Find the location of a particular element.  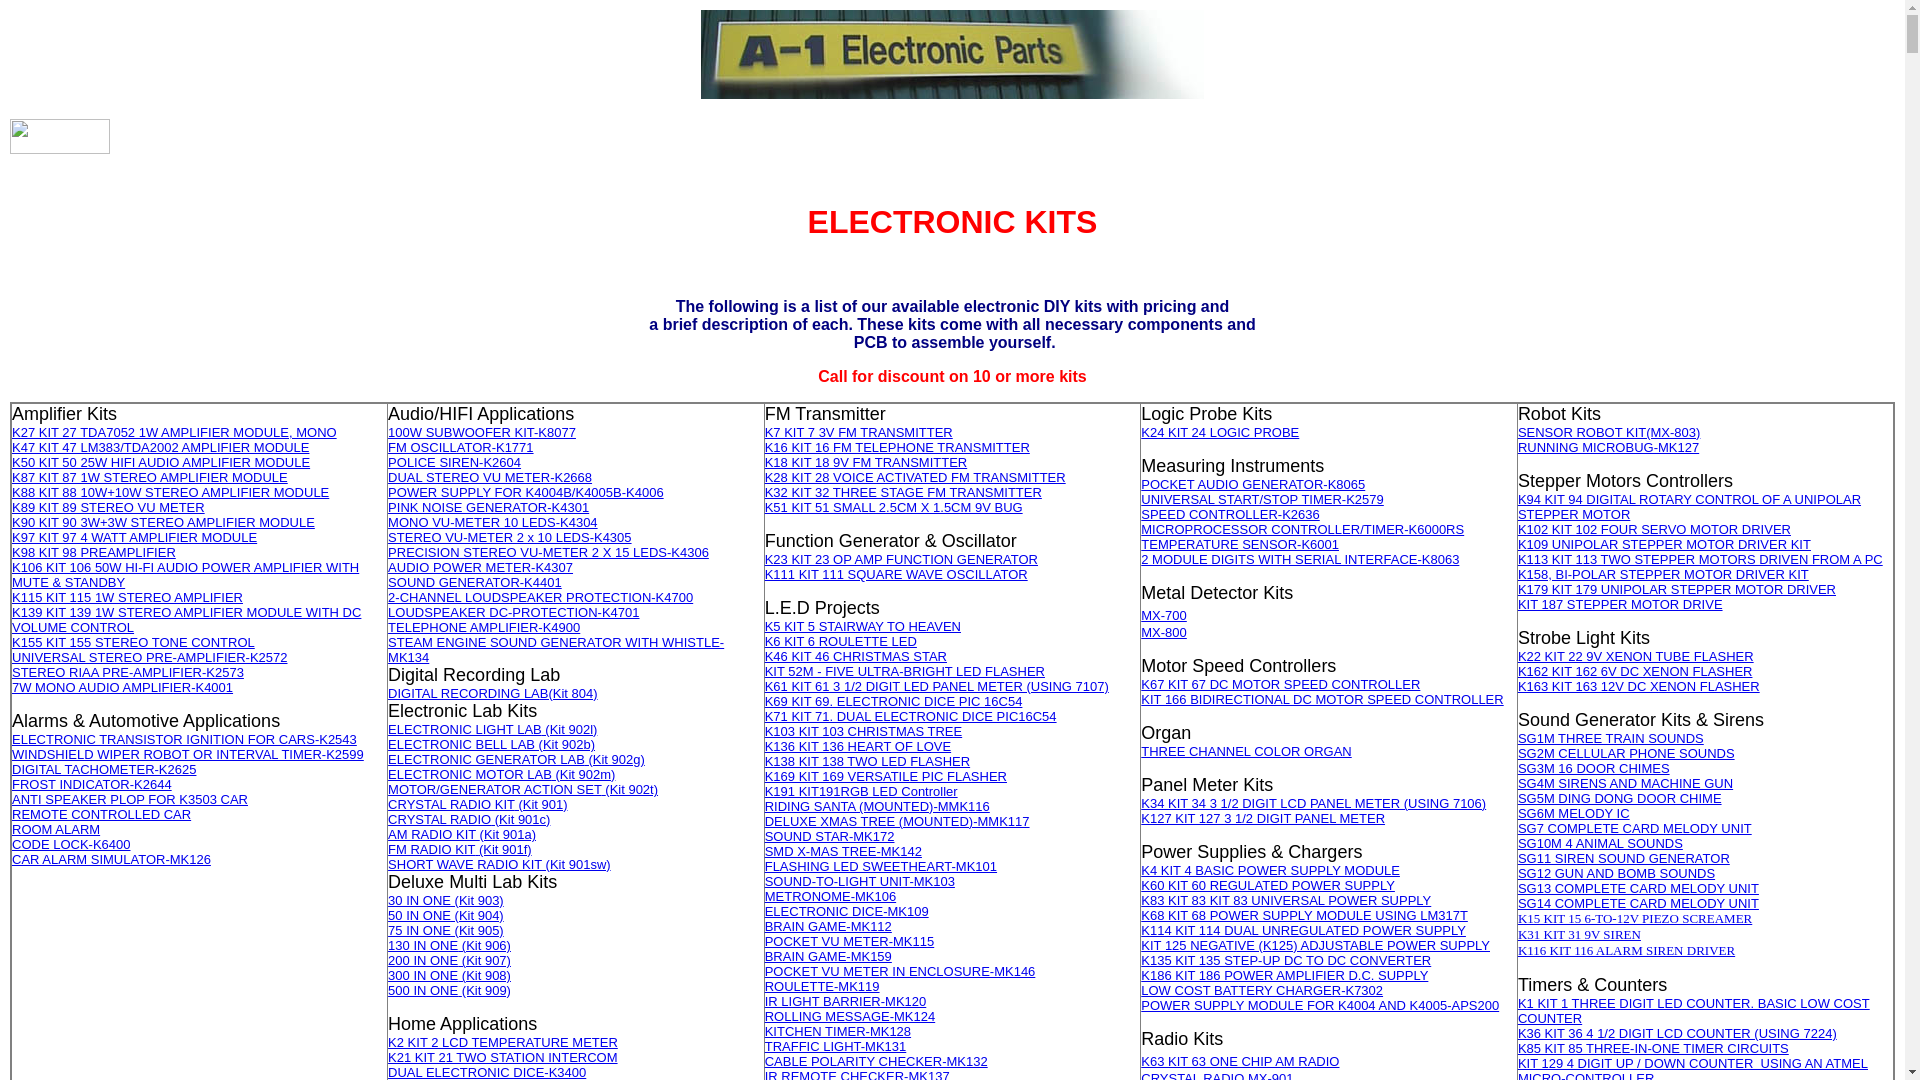

'K102 KIT 102 FOUR SERVO MOTOR DRIVER' is located at coordinates (1654, 528).